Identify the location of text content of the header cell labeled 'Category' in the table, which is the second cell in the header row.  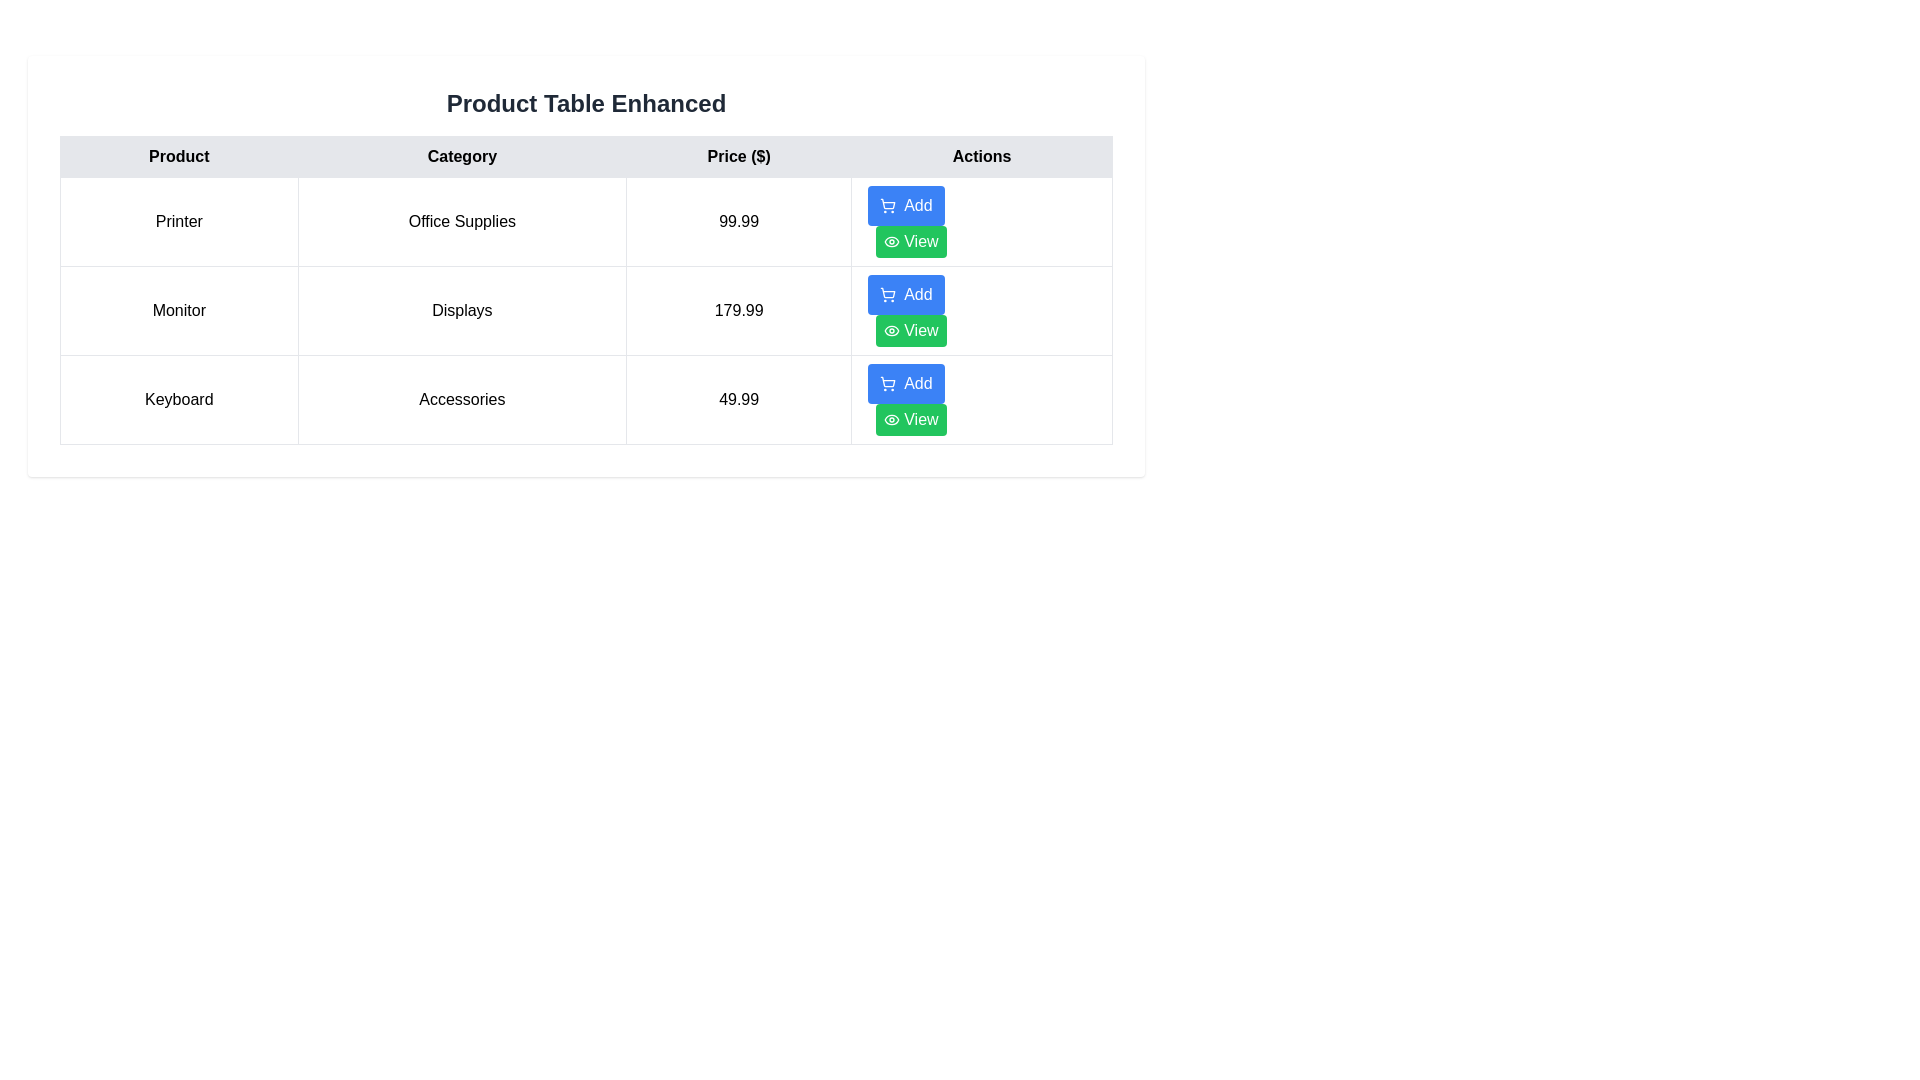
(461, 156).